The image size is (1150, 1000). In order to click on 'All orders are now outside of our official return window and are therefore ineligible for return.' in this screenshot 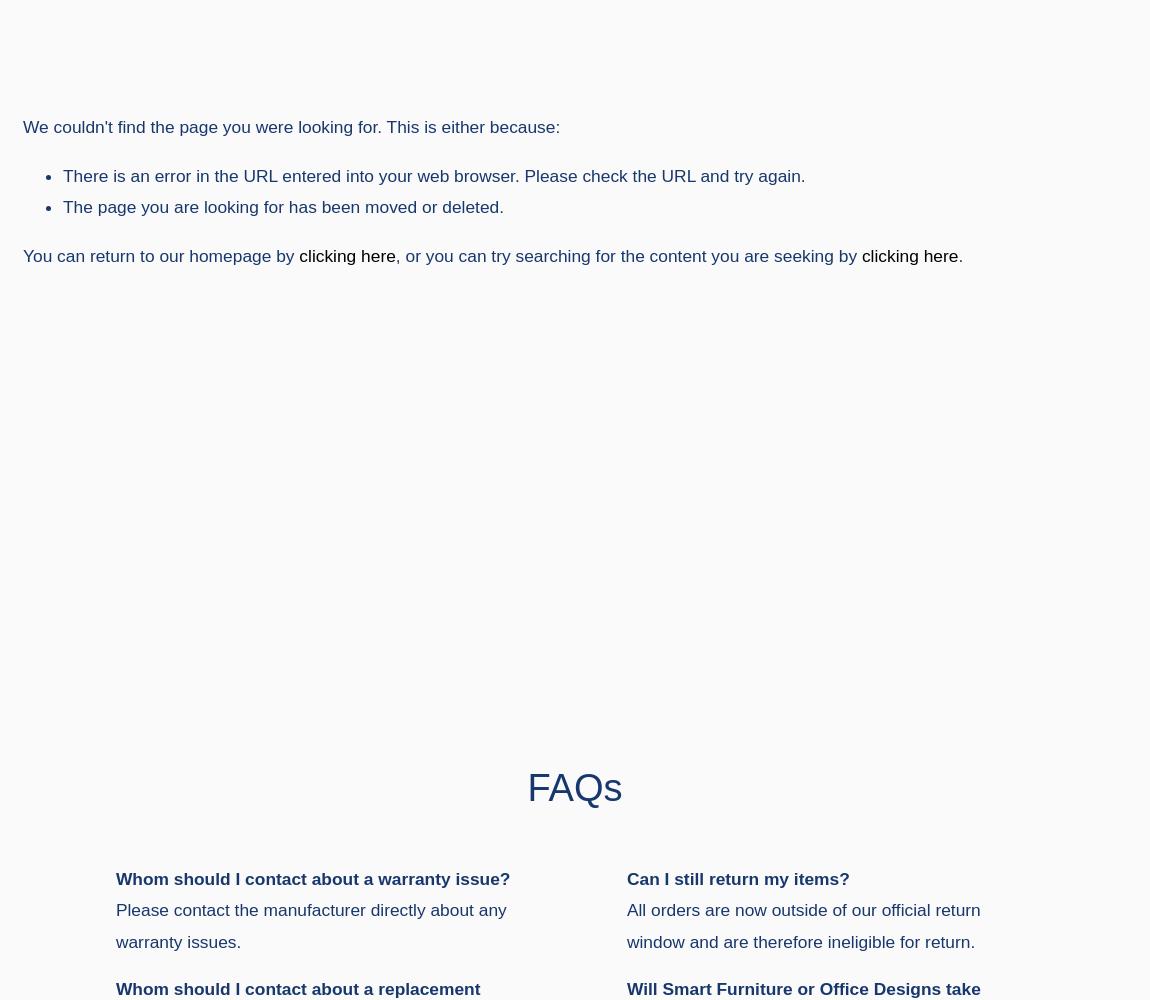, I will do `click(624, 925)`.